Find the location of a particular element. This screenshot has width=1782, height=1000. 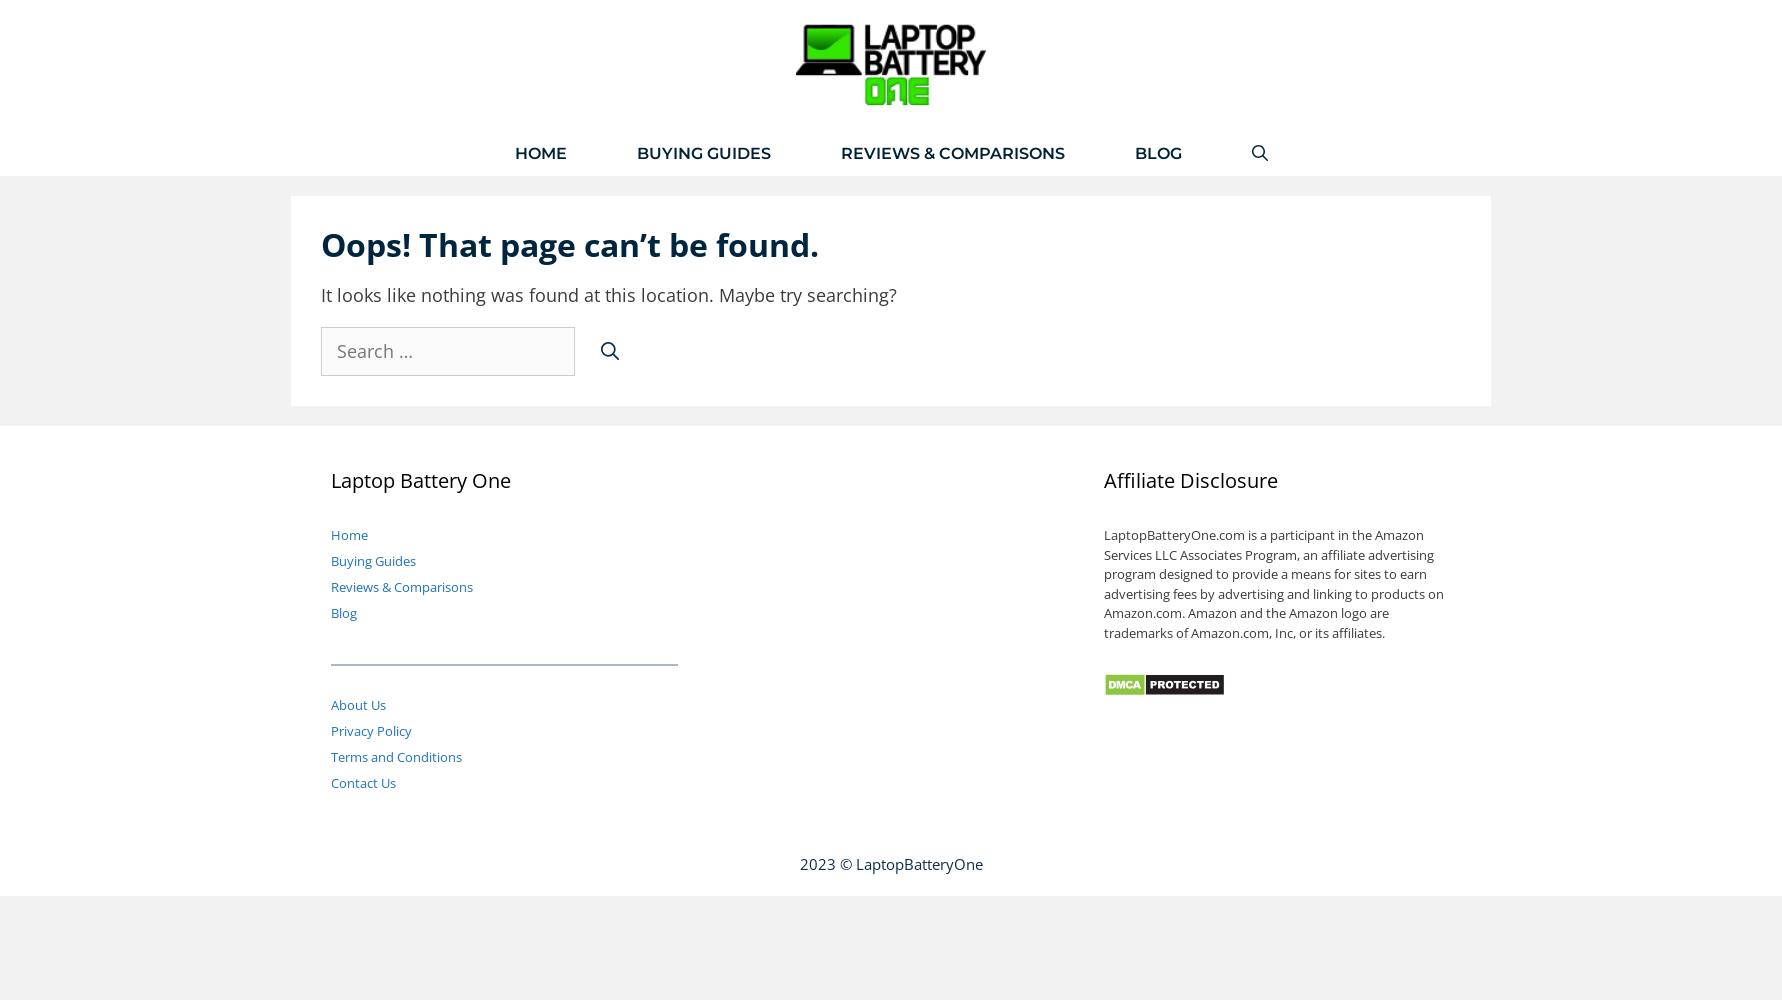

'2023 © LaptopBatteryOne' is located at coordinates (889, 863).